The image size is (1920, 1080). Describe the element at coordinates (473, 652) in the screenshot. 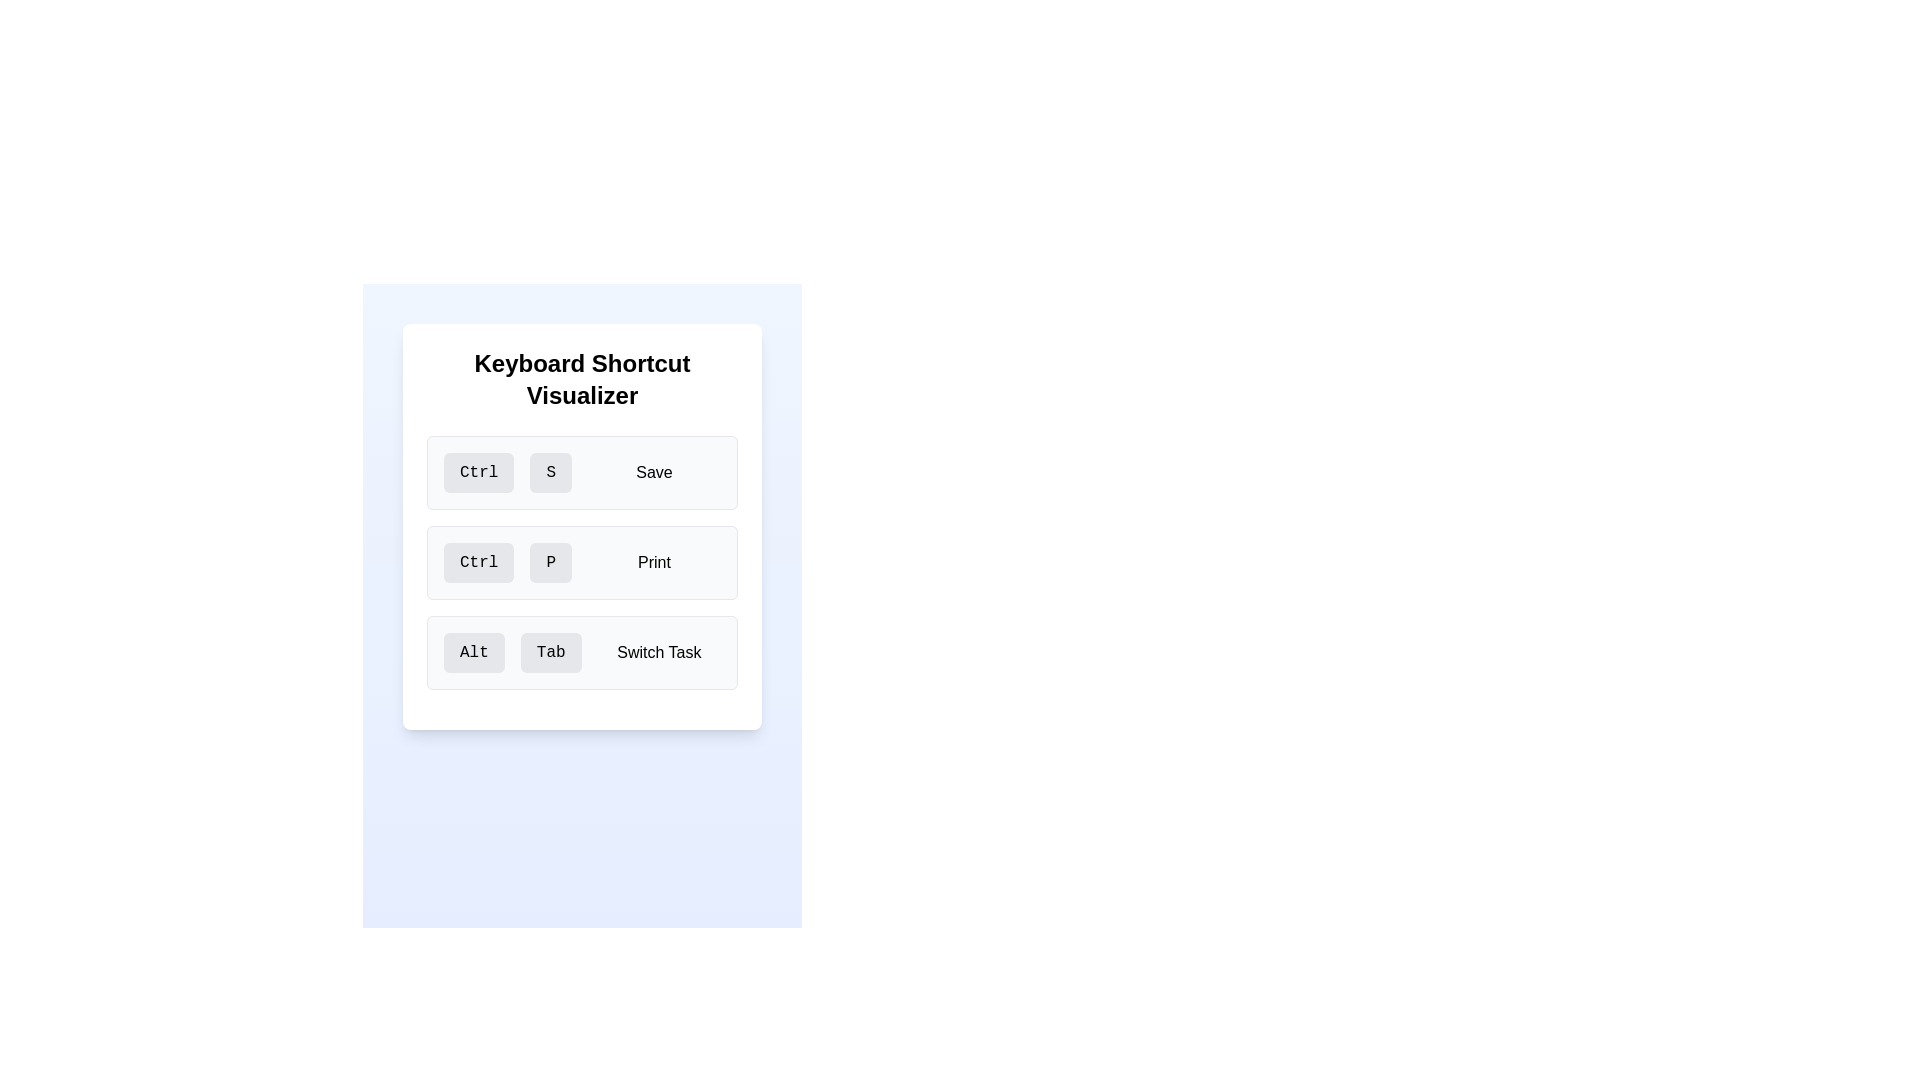

I see `the 'Alt' button in the keyboard shortcut visualization, which is located to the left of the 'Tab' button and above the 'Switch Task' label` at that location.